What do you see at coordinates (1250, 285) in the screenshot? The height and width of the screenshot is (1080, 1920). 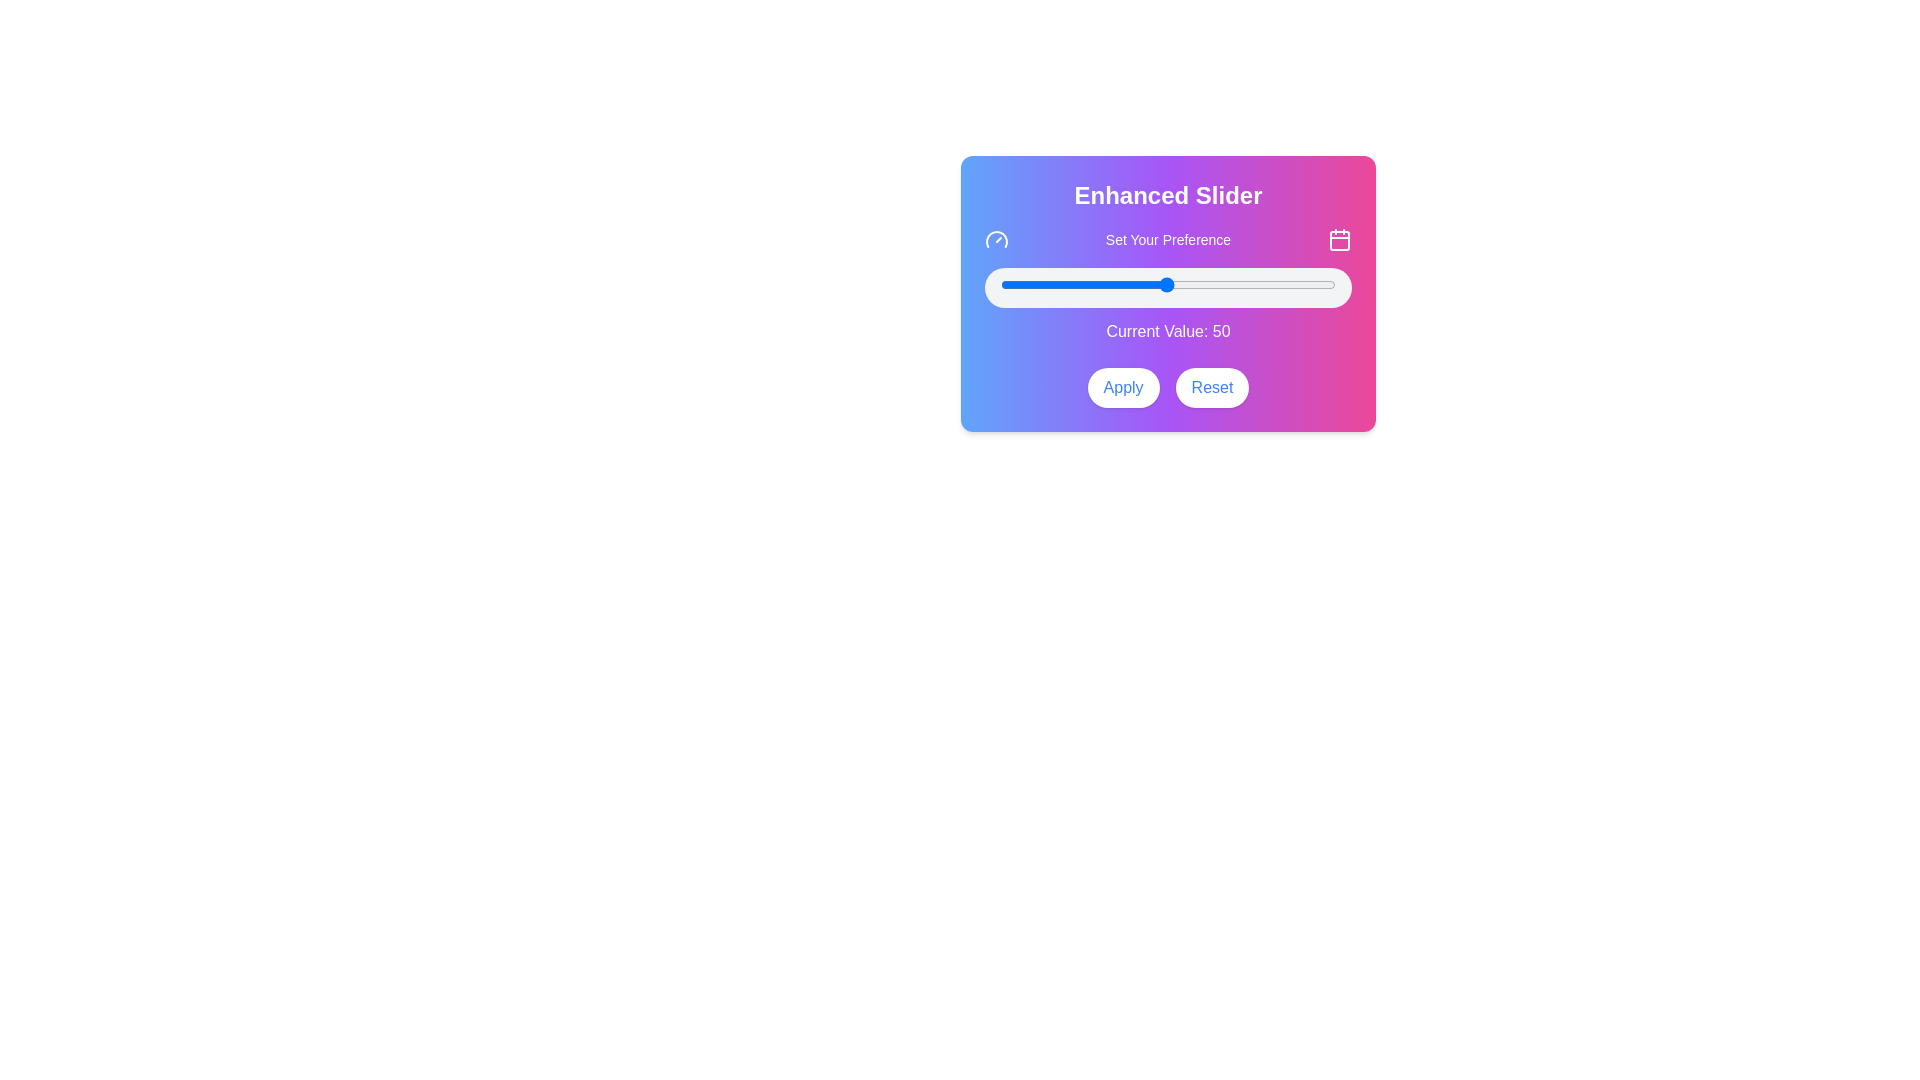 I see `the slider value` at bounding box center [1250, 285].